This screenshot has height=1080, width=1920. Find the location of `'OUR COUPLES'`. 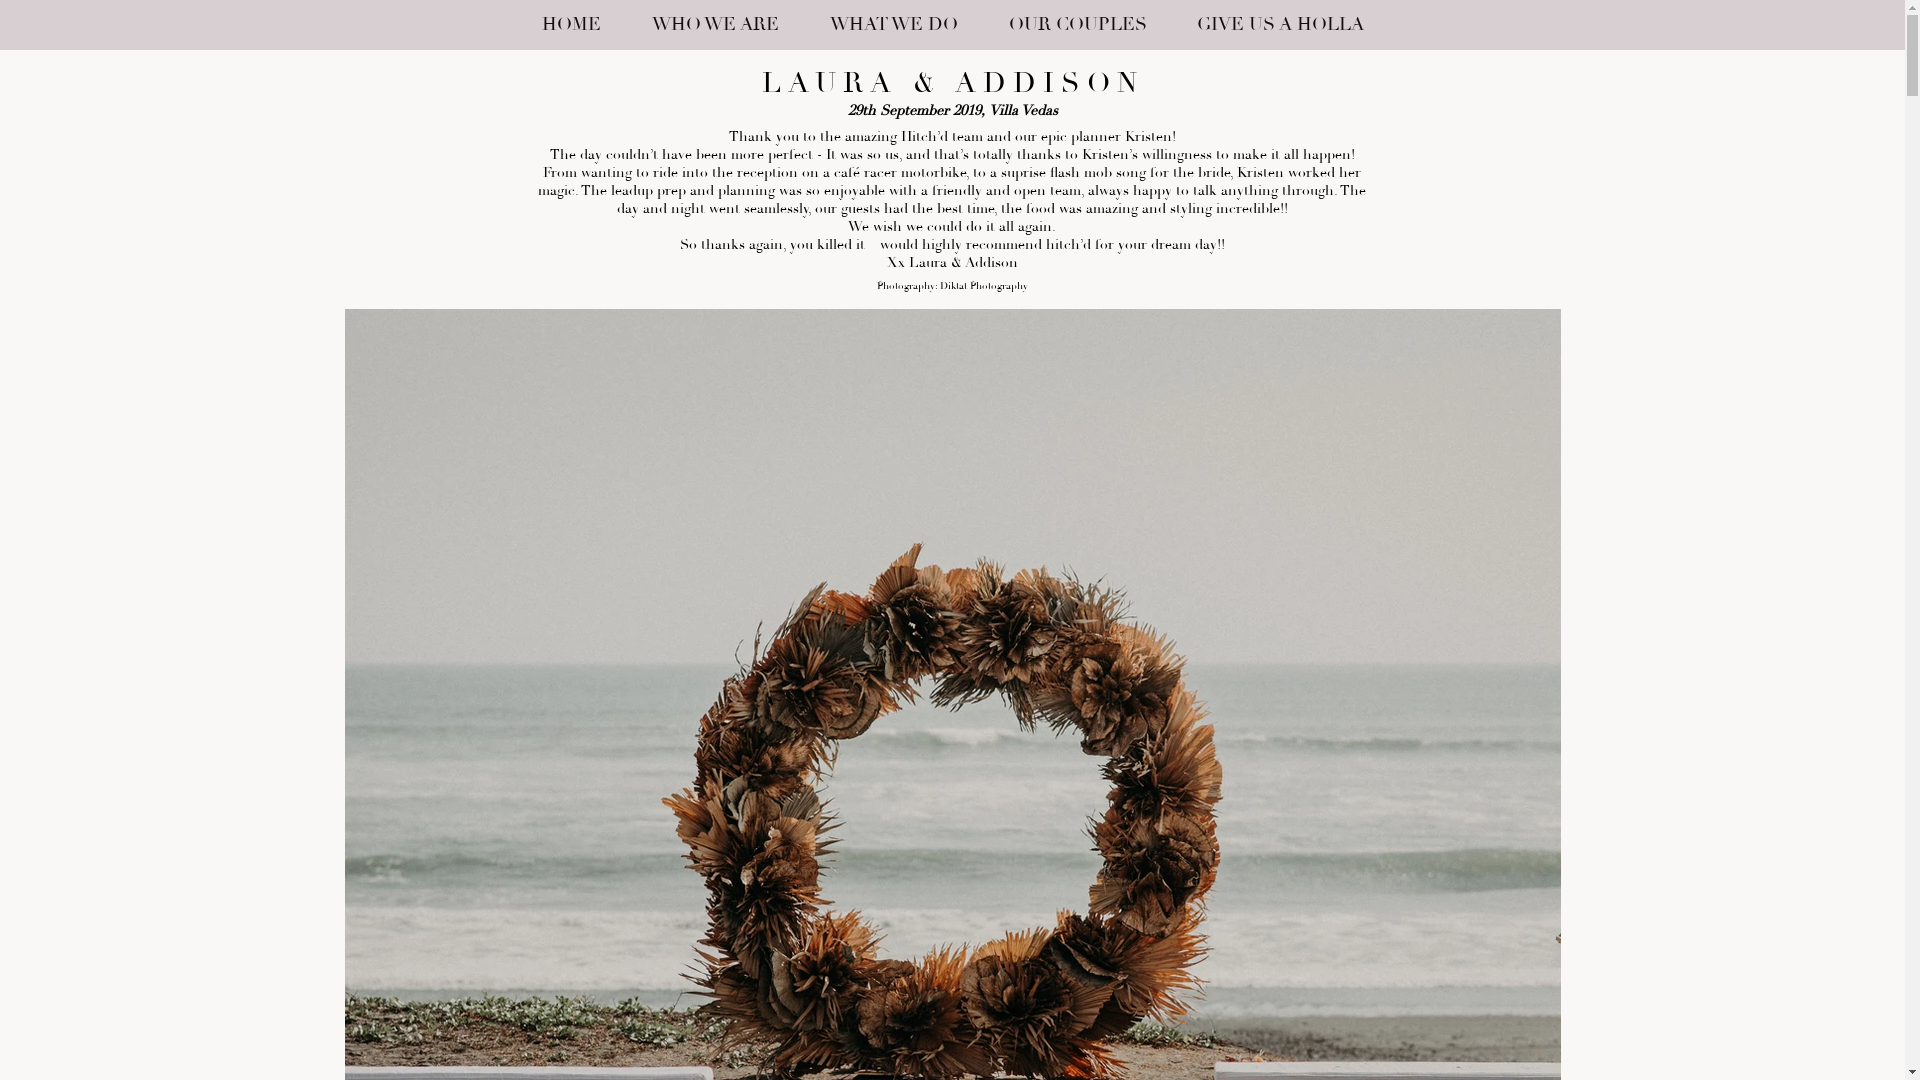

'OUR COUPLES' is located at coordinates (1077, 24).